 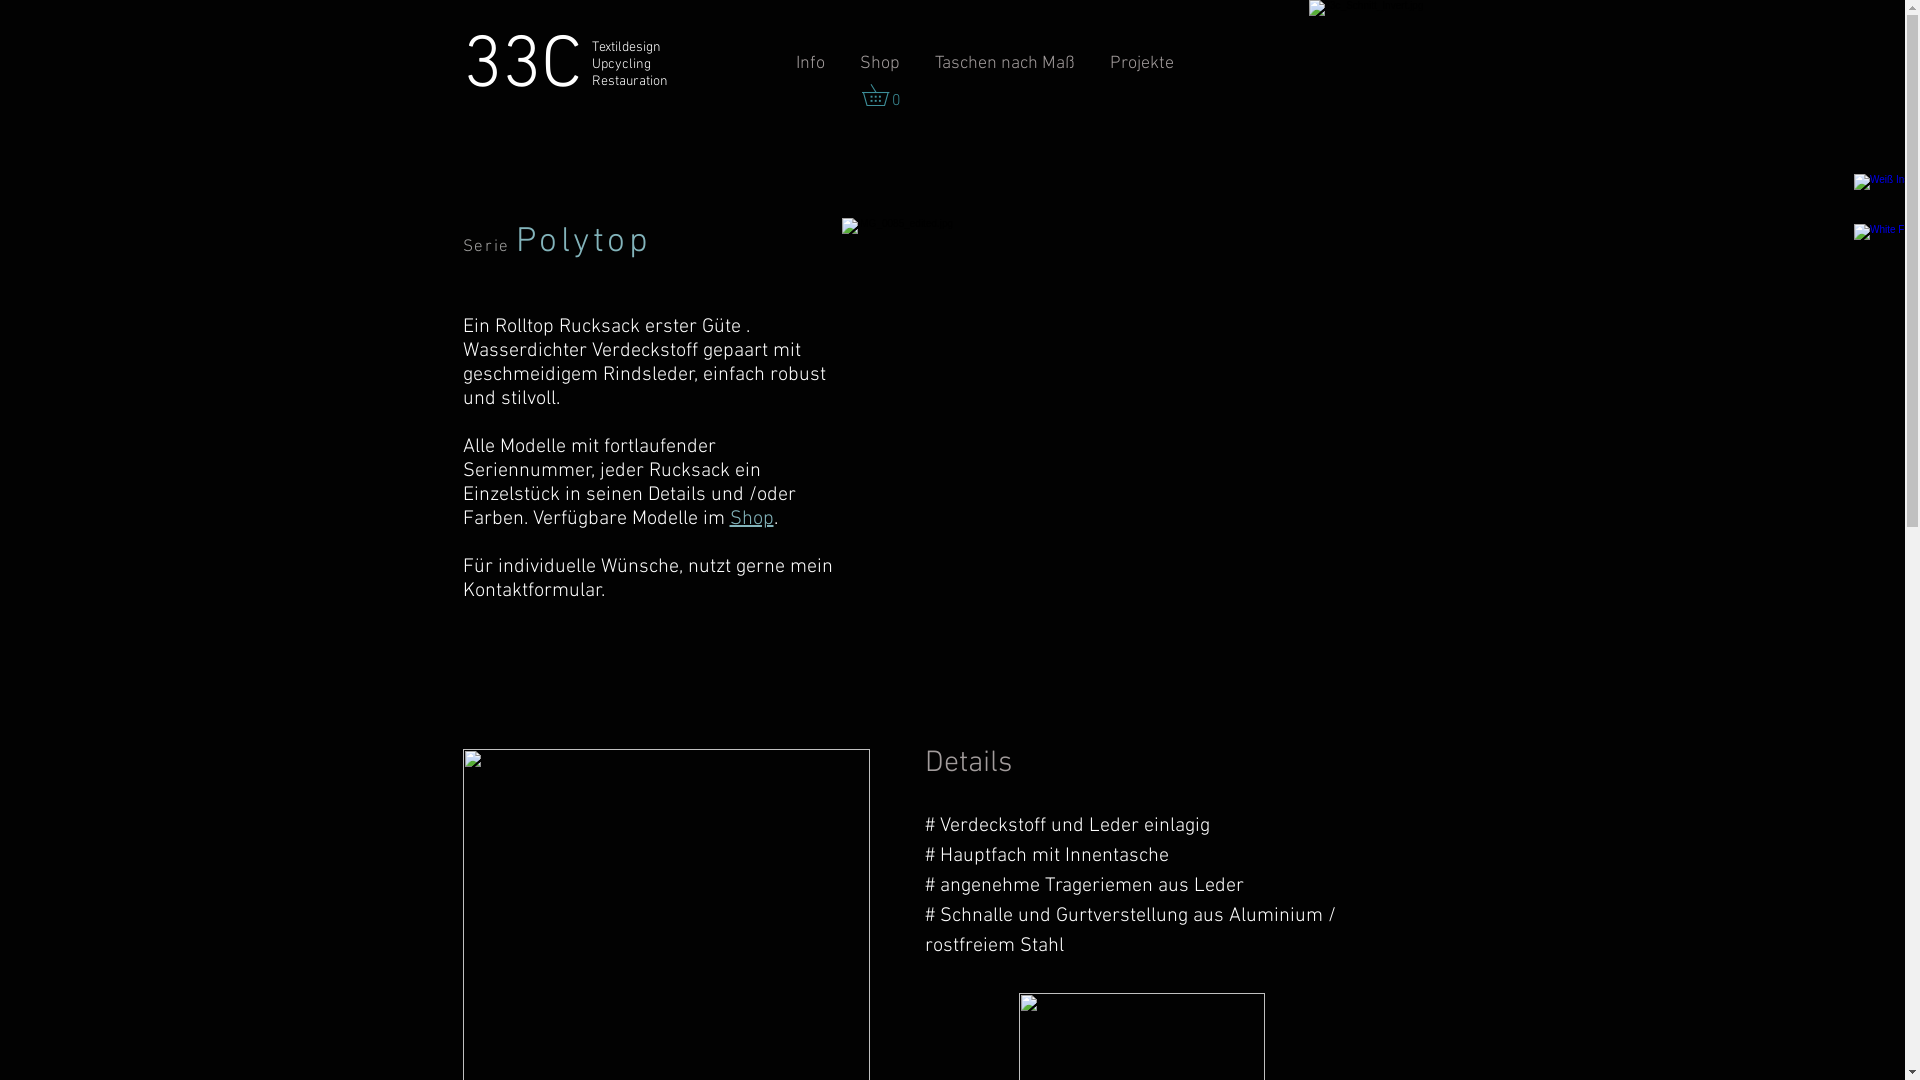 What do you see at coordinates (751, 518) in the screenshot?
I see `'Shop'` at bounding box center [751, 518].